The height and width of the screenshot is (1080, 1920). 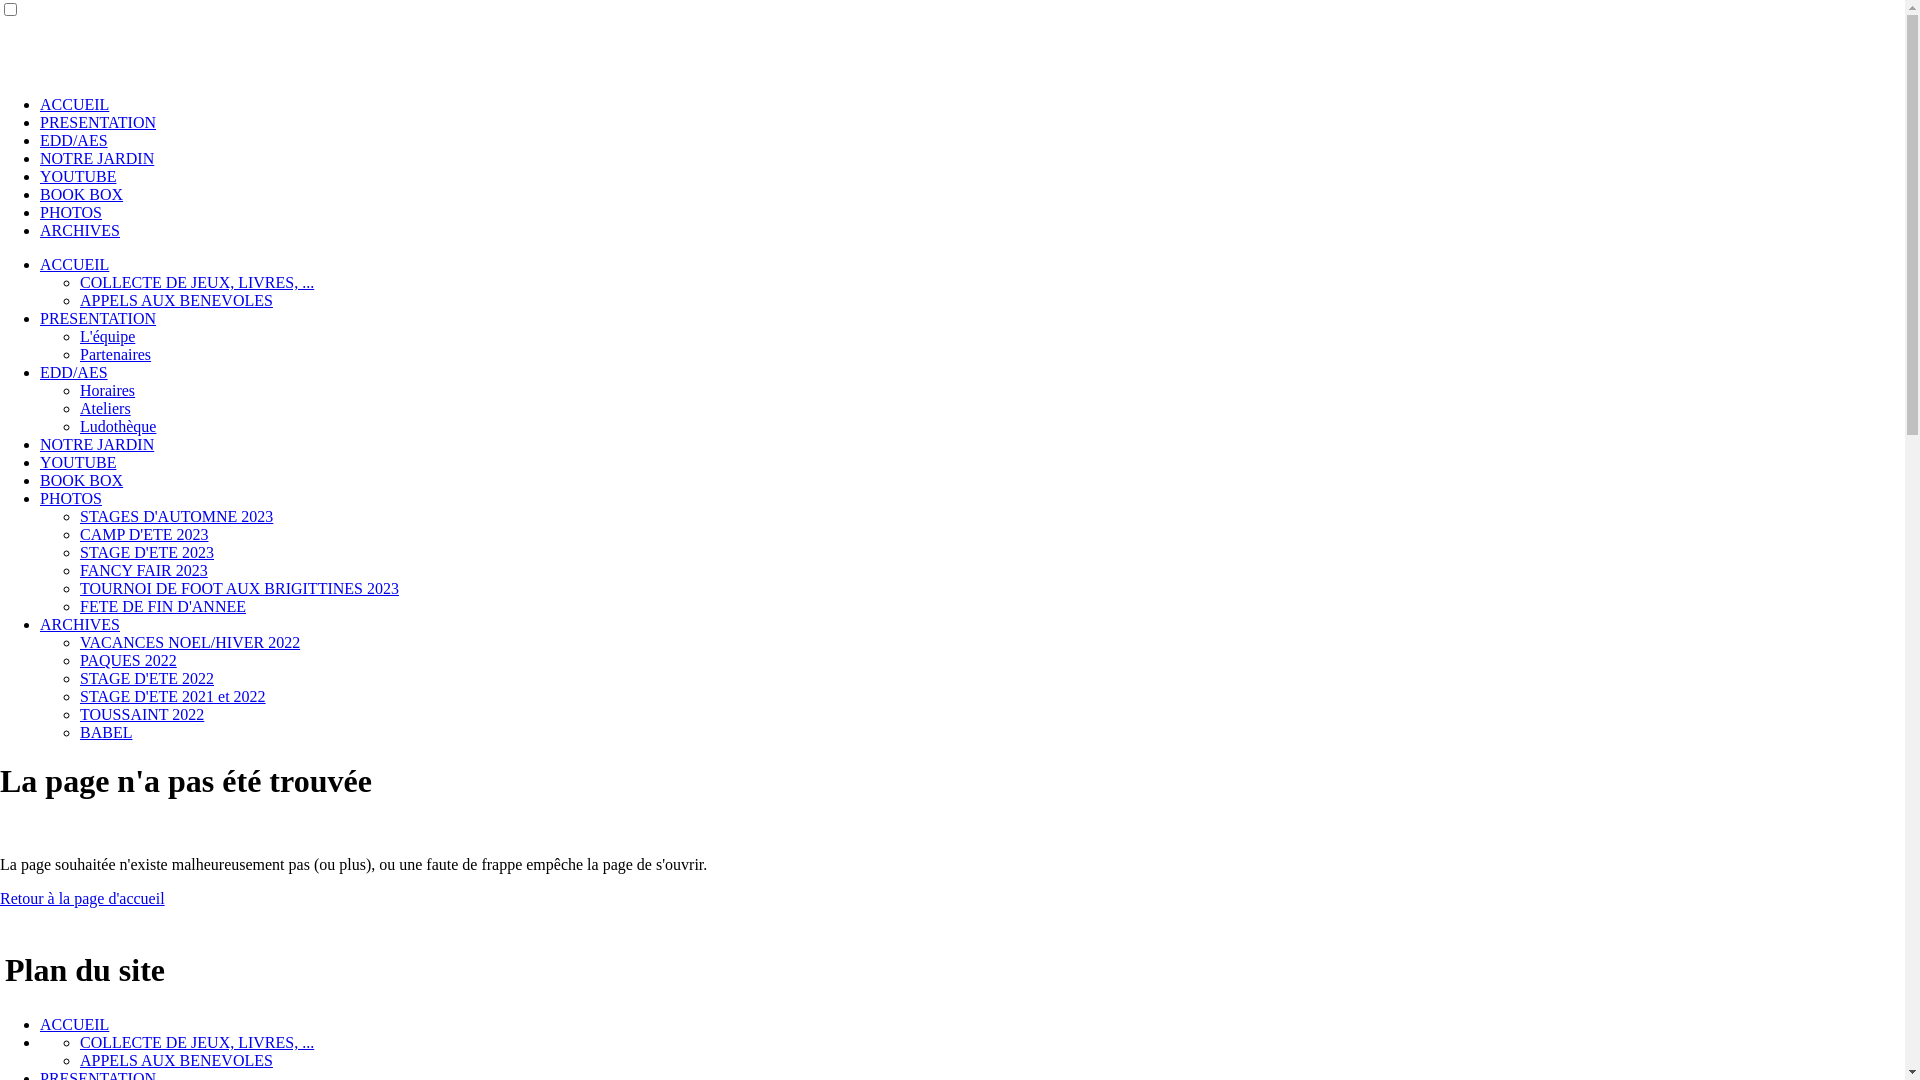 I want to click on 'FETE DE FIN D'ANNEE', so click(x=163, y=605).